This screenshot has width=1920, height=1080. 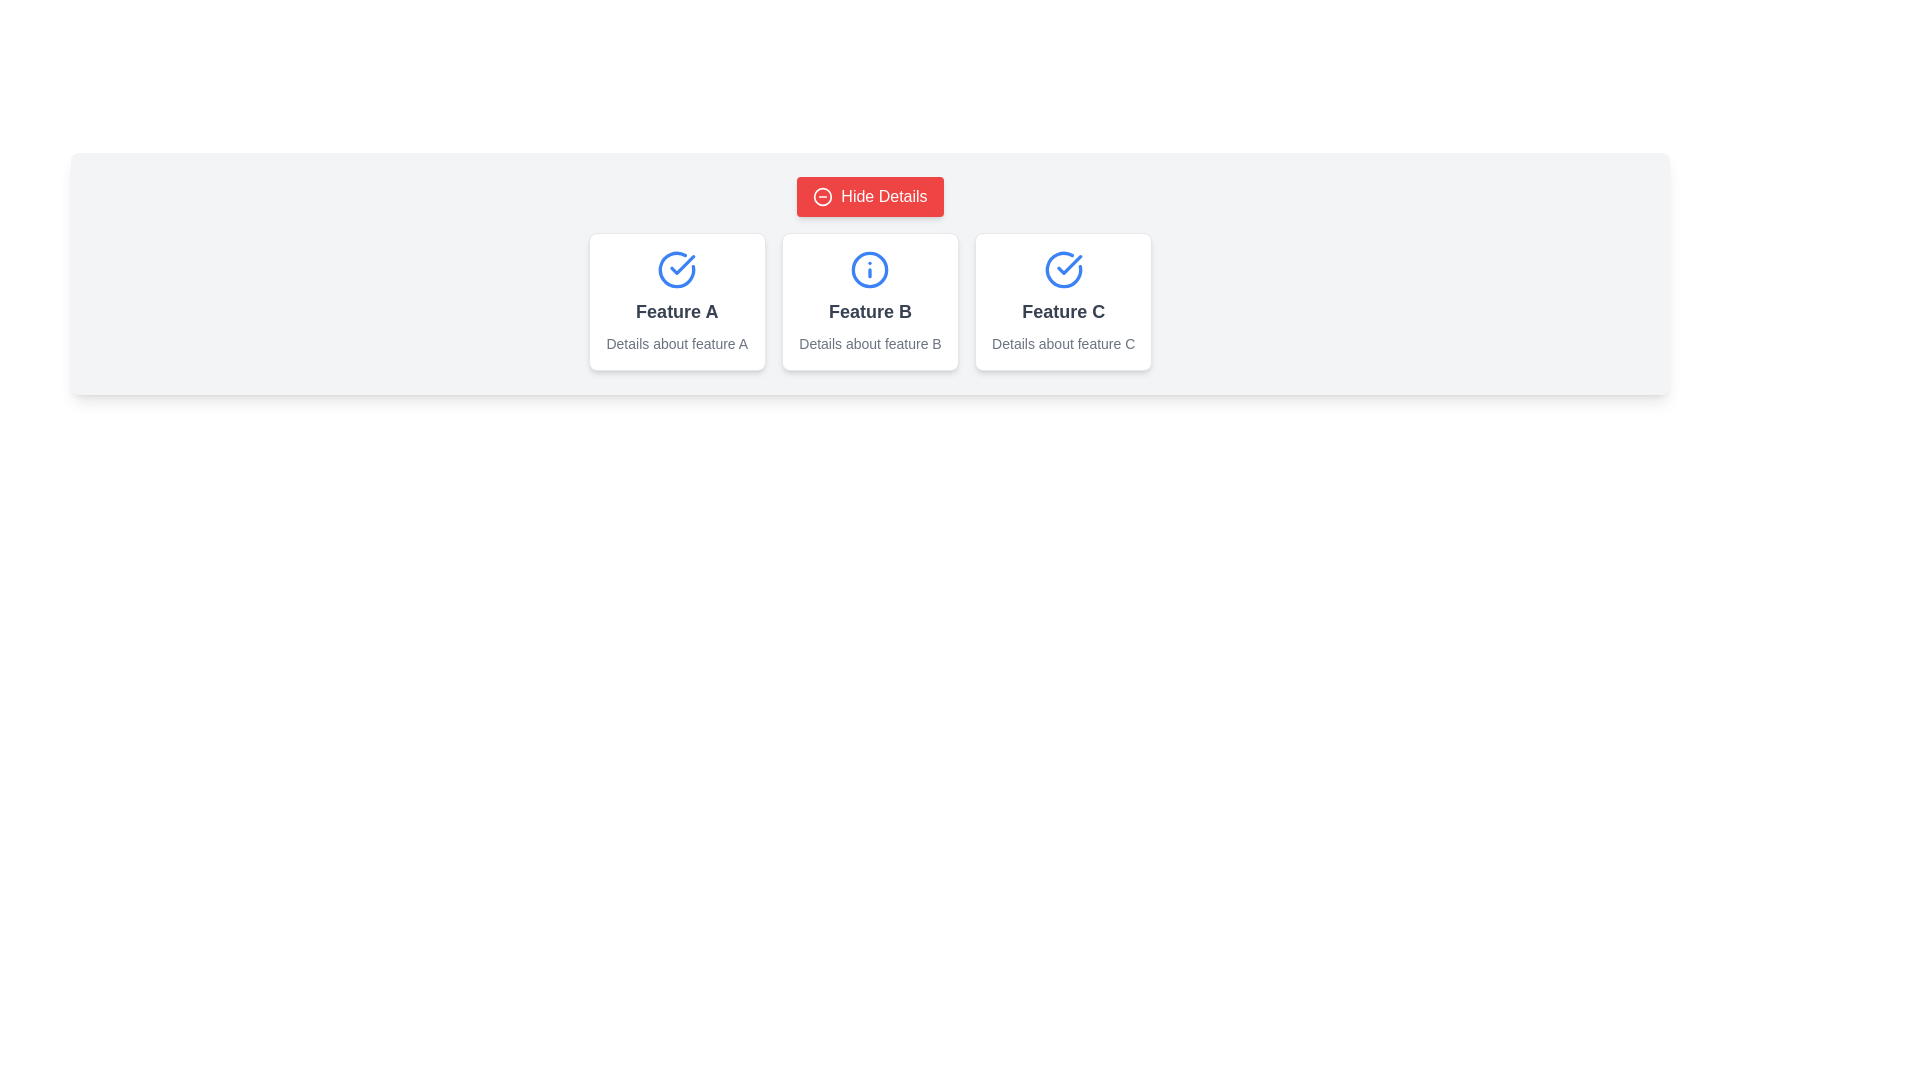 I want to click on the bold text heading 'Feature A' located in the middle of the first card from the left, which is styled with a large font size in dark gray color, so click(x=677, y=312).